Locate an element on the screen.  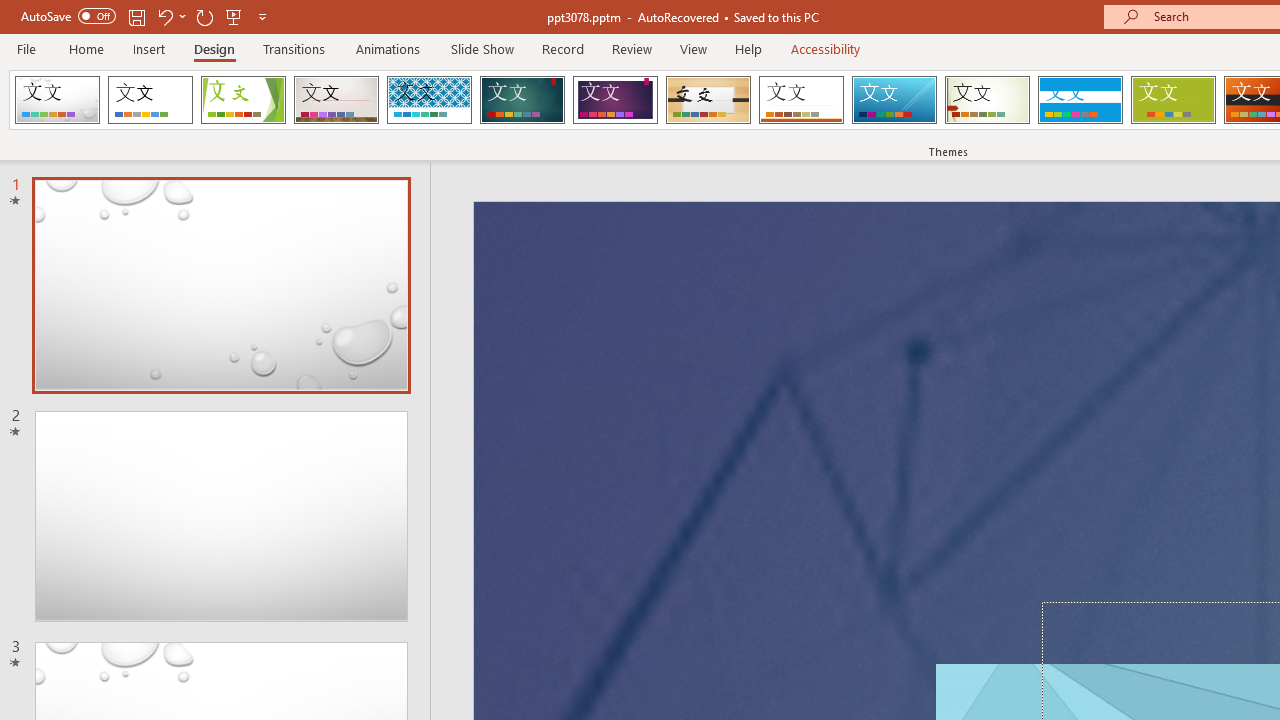
'Slice' is located at coordinates (893, 100).